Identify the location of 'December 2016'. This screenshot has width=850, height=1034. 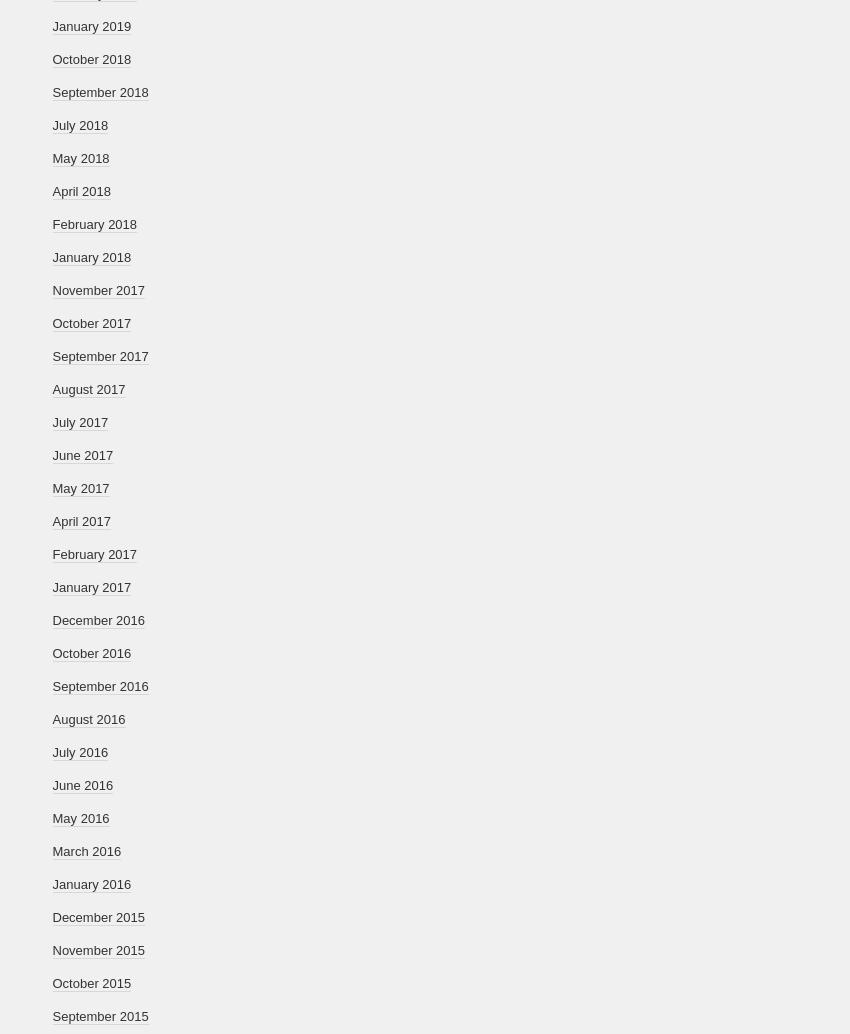
(97, 620).